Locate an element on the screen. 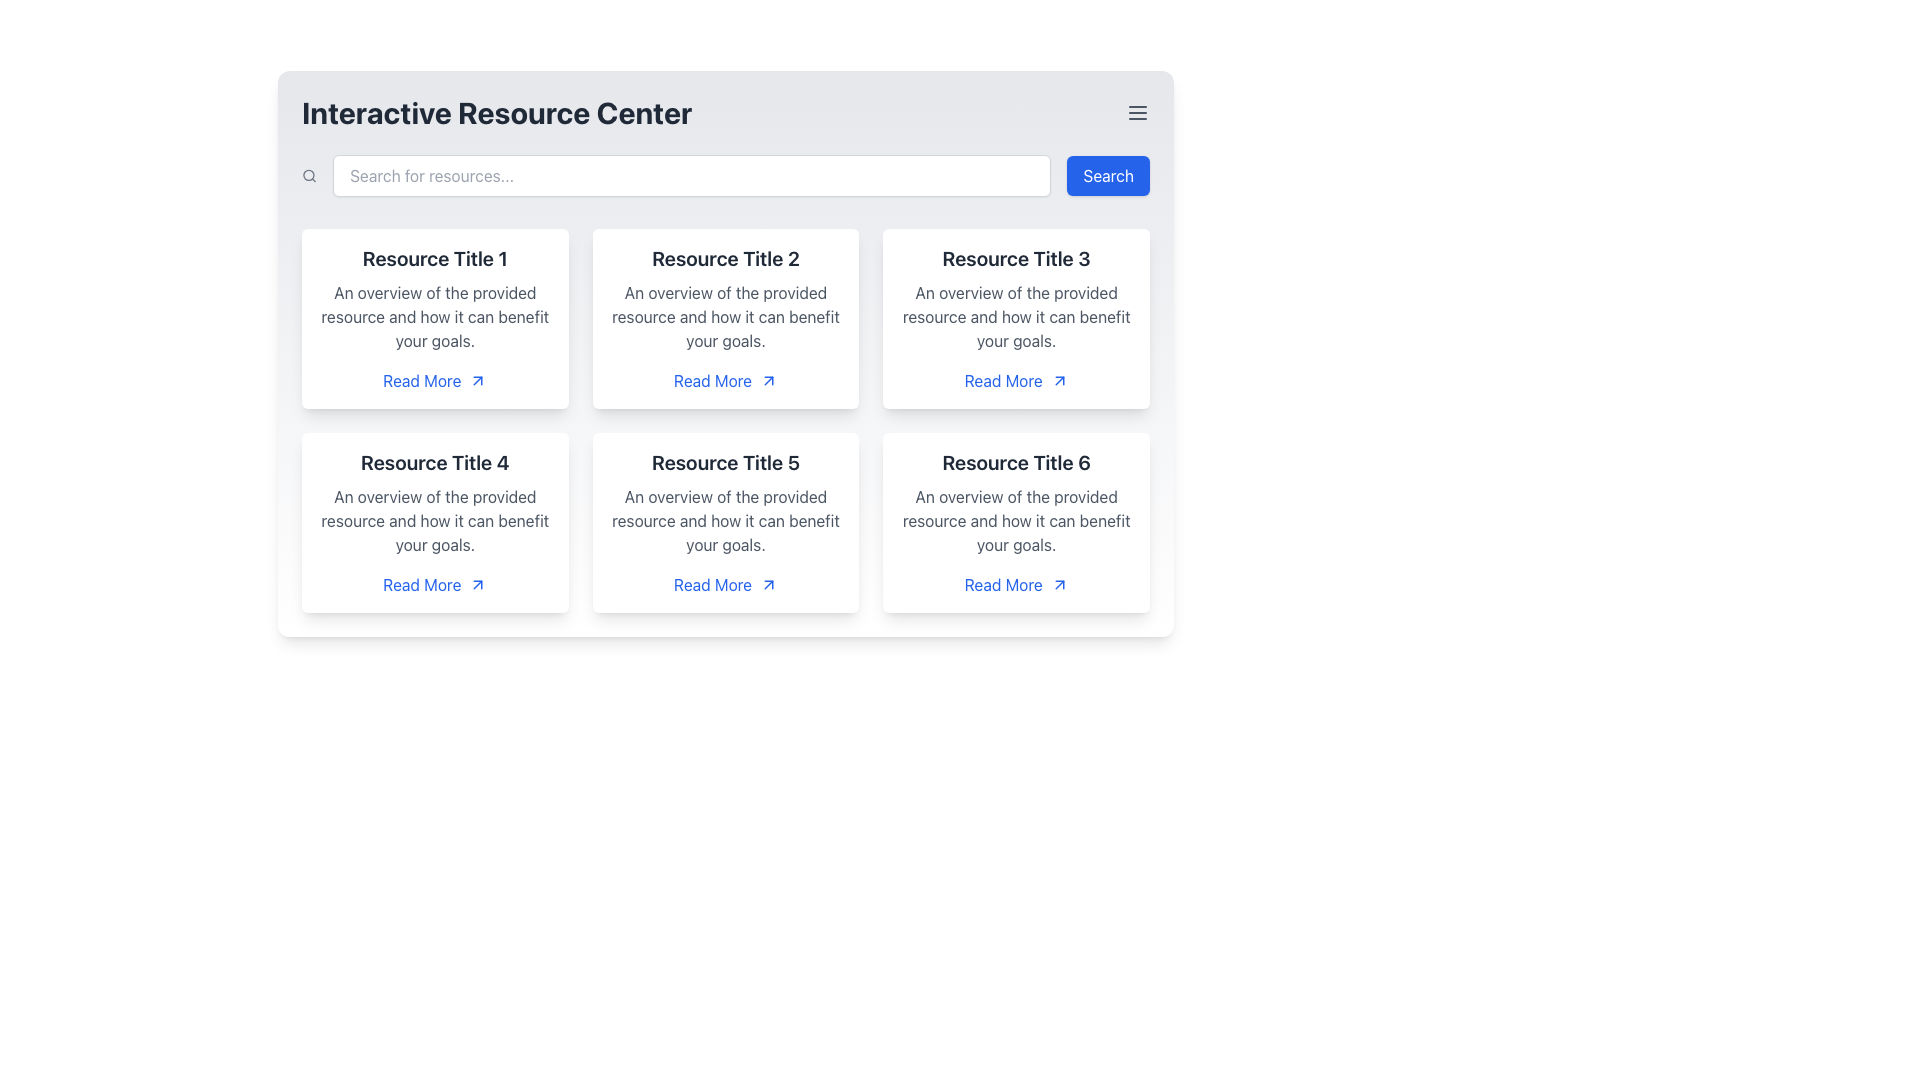 The height and width of the screenshot is (1080, 1920). the navigational hyperlink located in the bottom-right card of the grid layout is located at coordinates (1016, 585).